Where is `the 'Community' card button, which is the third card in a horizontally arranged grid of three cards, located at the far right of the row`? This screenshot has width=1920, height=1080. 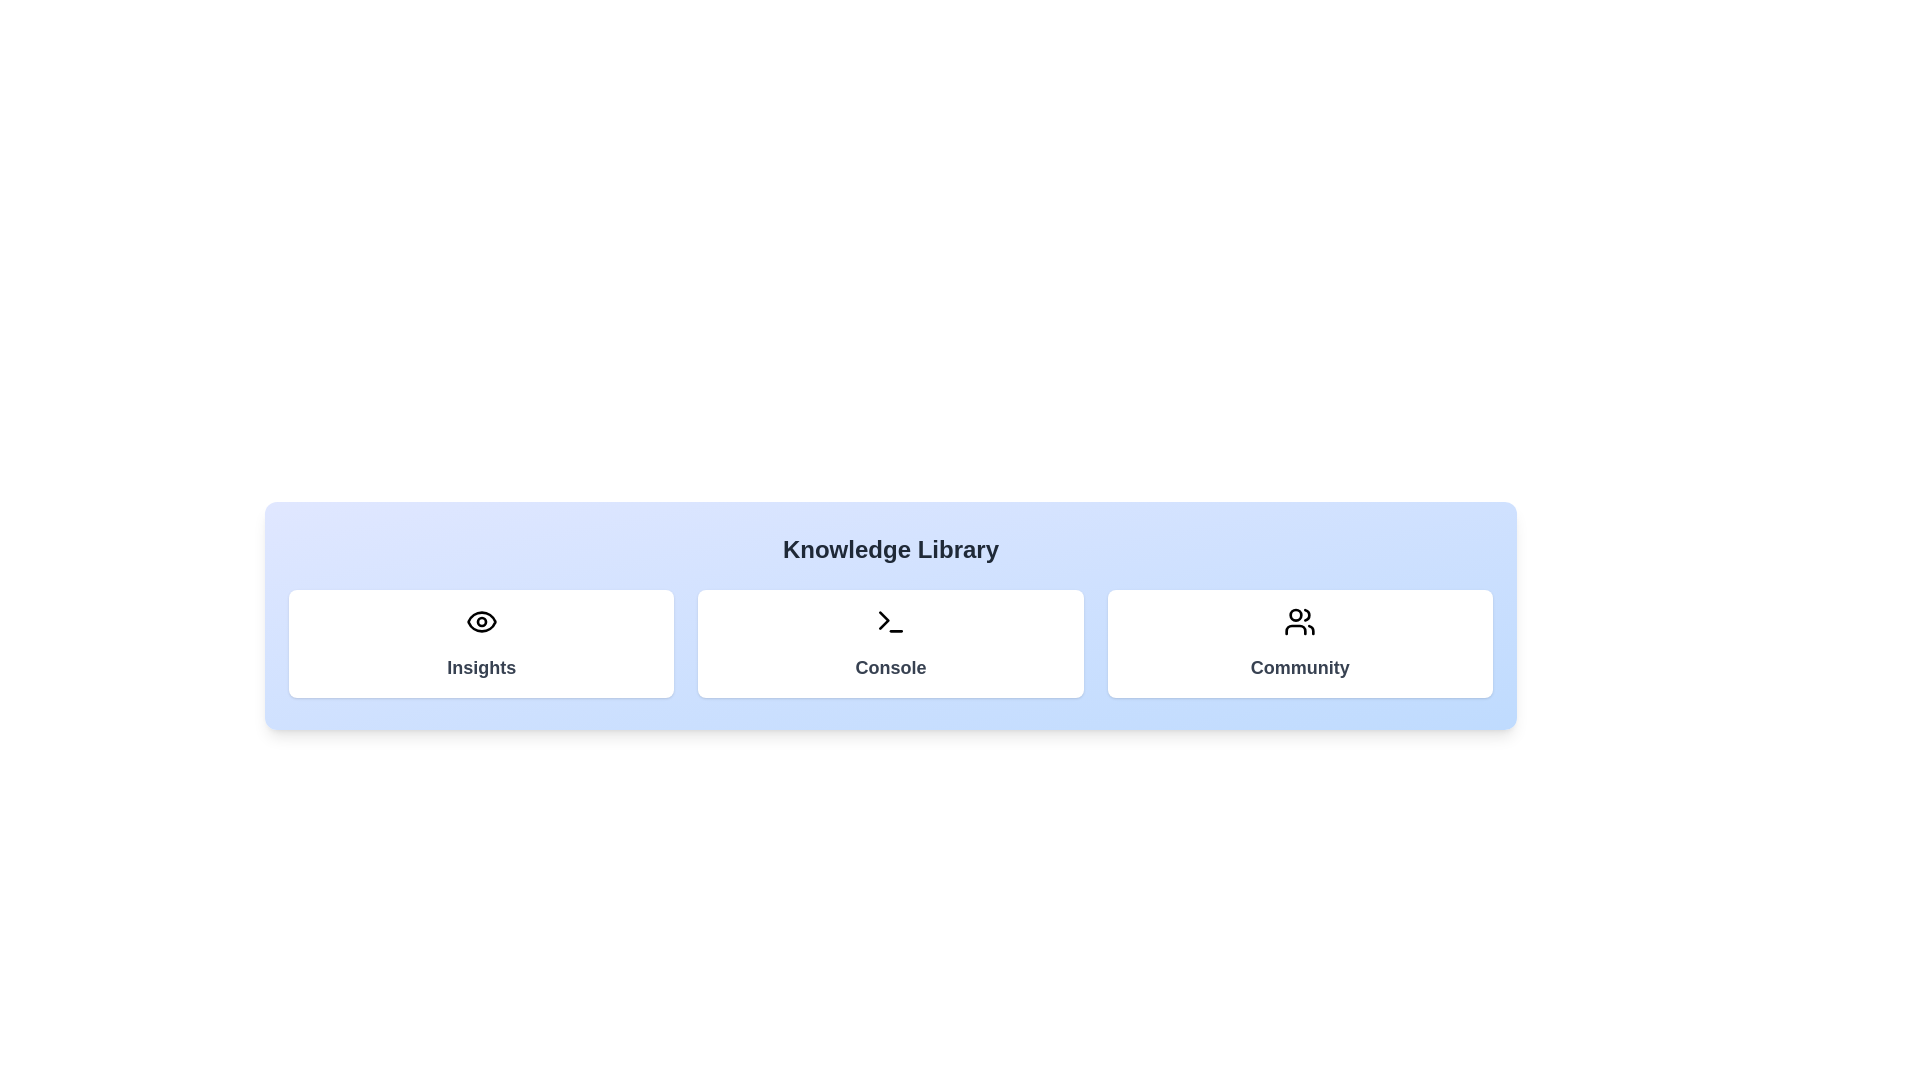
the 'Community' card button, which is the third card in a horizontally arranged grid of three cards, located at the far right of the row is located at coordinates (1300, 644).